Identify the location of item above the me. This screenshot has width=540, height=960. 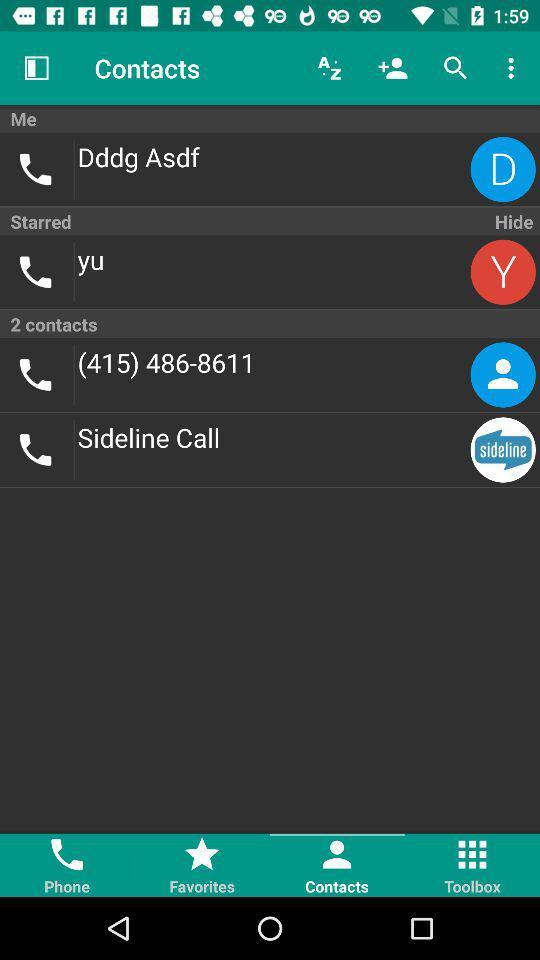
(329, 68).